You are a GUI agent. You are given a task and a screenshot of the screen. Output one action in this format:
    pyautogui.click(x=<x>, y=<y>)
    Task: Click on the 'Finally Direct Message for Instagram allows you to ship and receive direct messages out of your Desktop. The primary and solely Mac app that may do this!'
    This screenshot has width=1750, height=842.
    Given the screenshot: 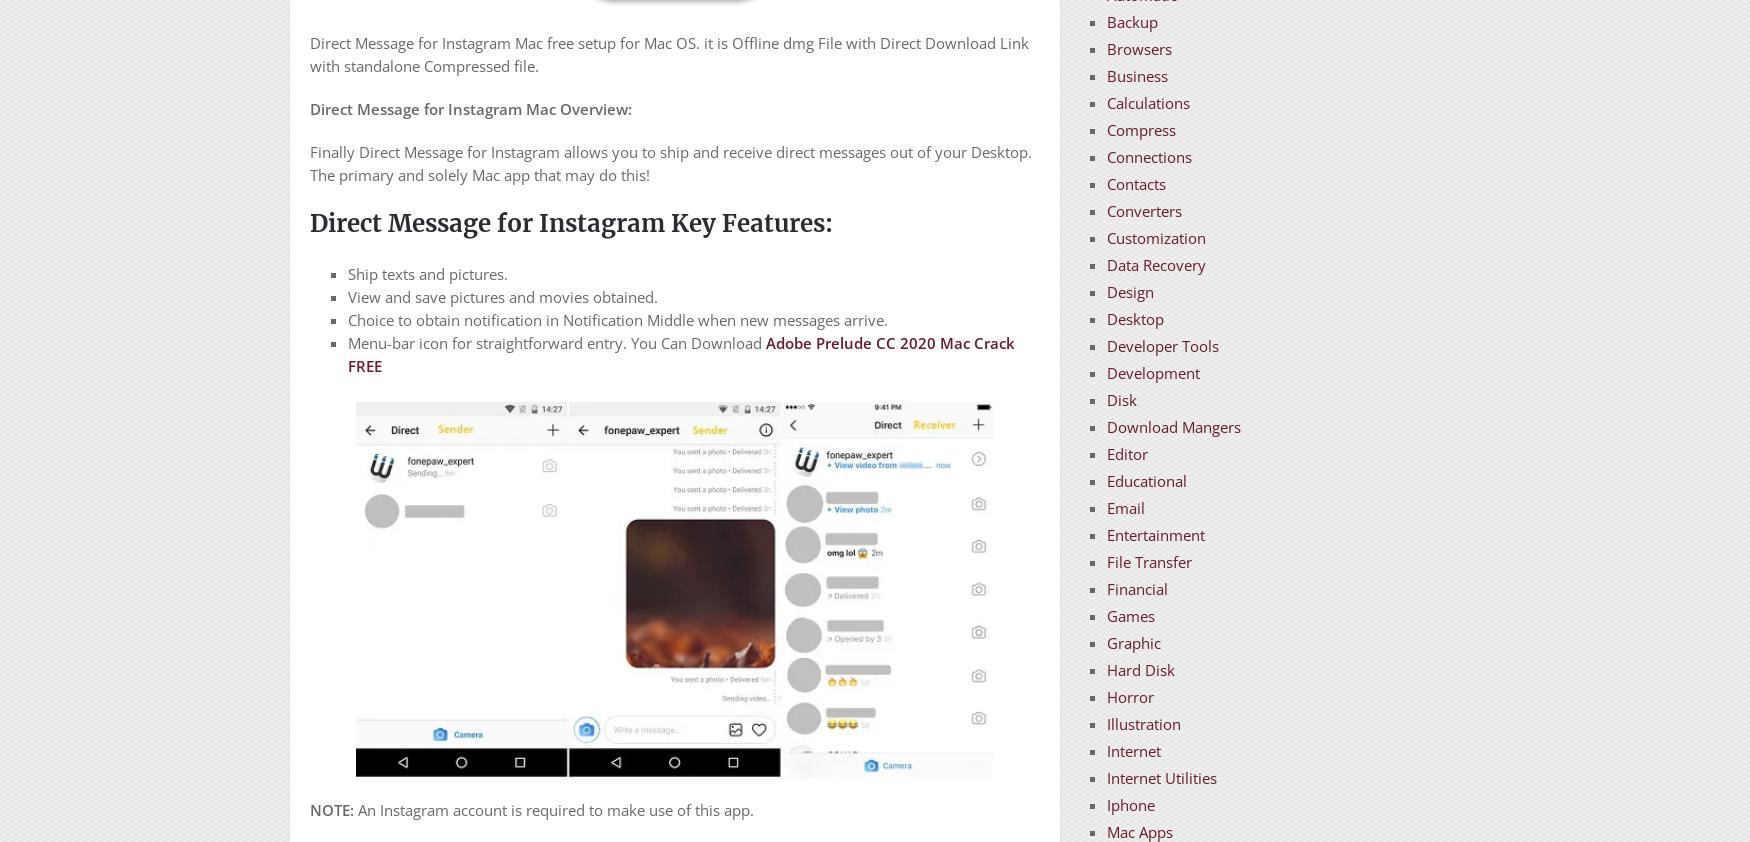 What is the action you would take?
    pyautogui.click(x=669, y=162)
    